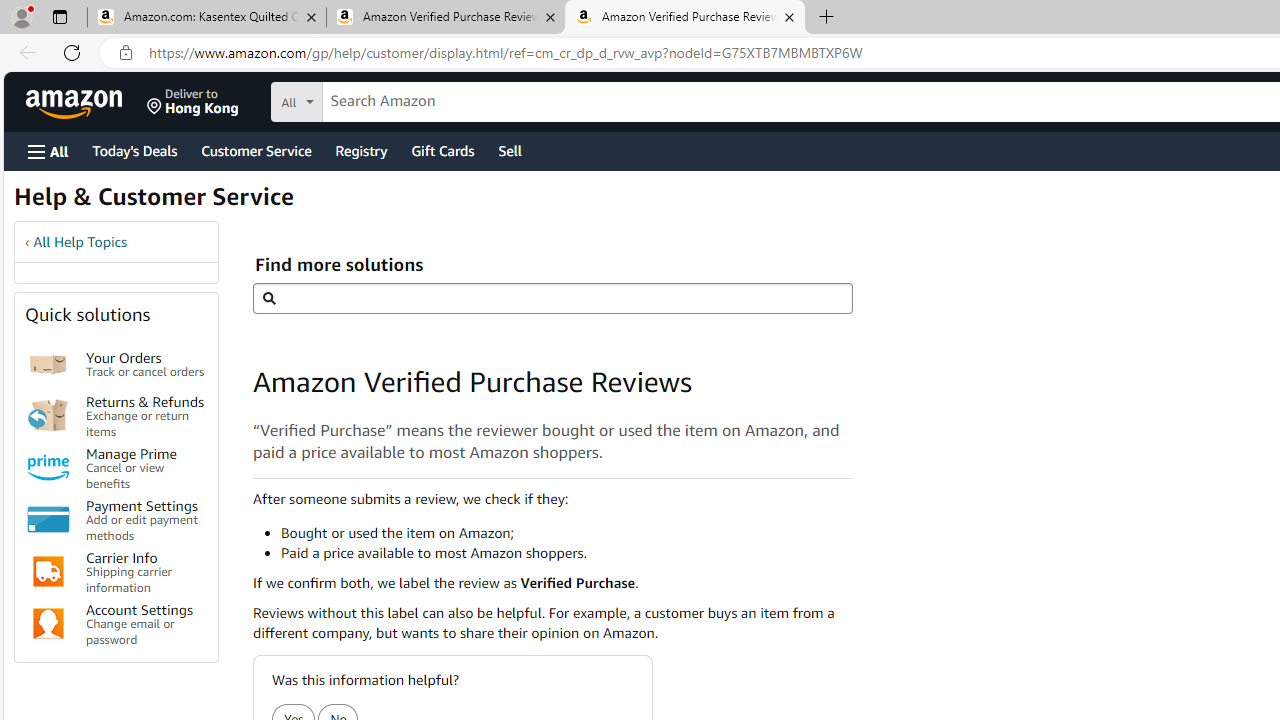  I want to click on 'Carrier Info Shipping carrier information', so click(144, 571).